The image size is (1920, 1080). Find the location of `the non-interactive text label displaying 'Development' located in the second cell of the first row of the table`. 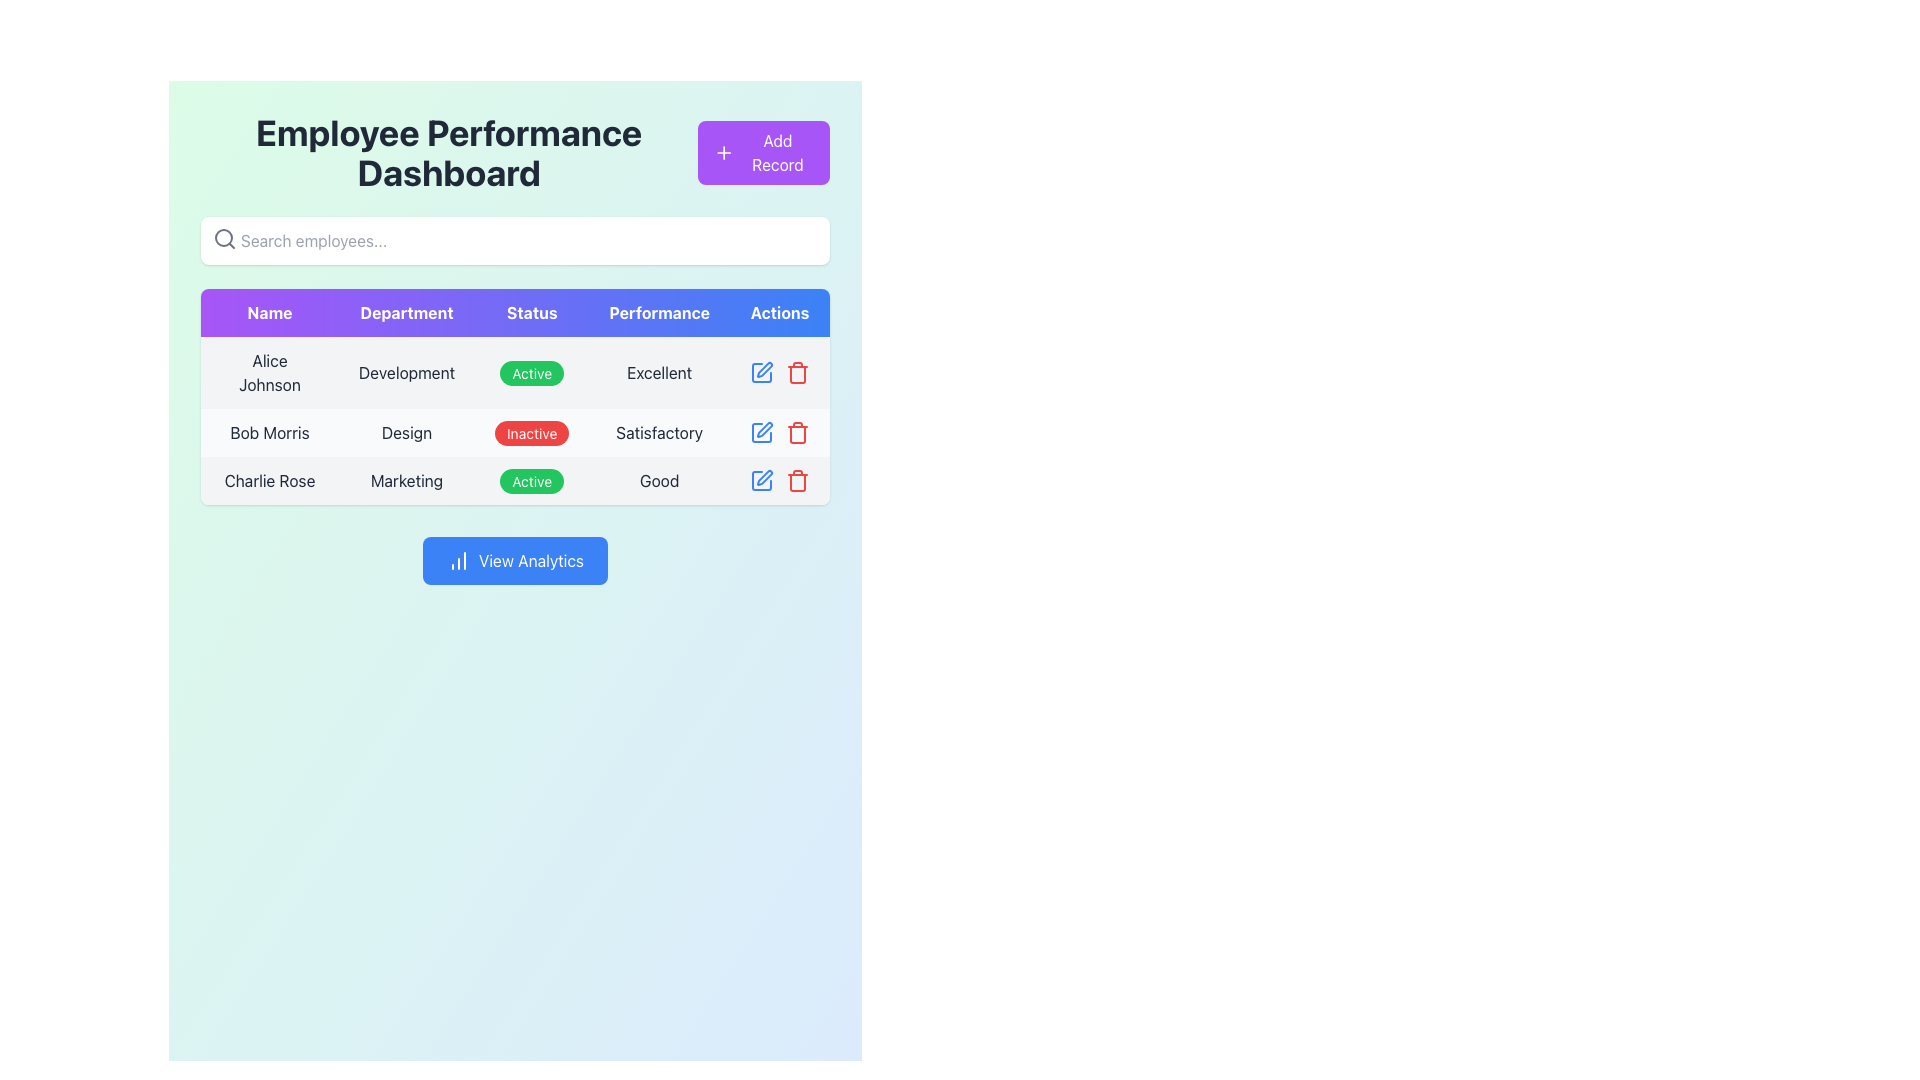

the non-interactive text label displaying 'Development' located in the second cell of the first row of the table is located at coordinates (406, 373).